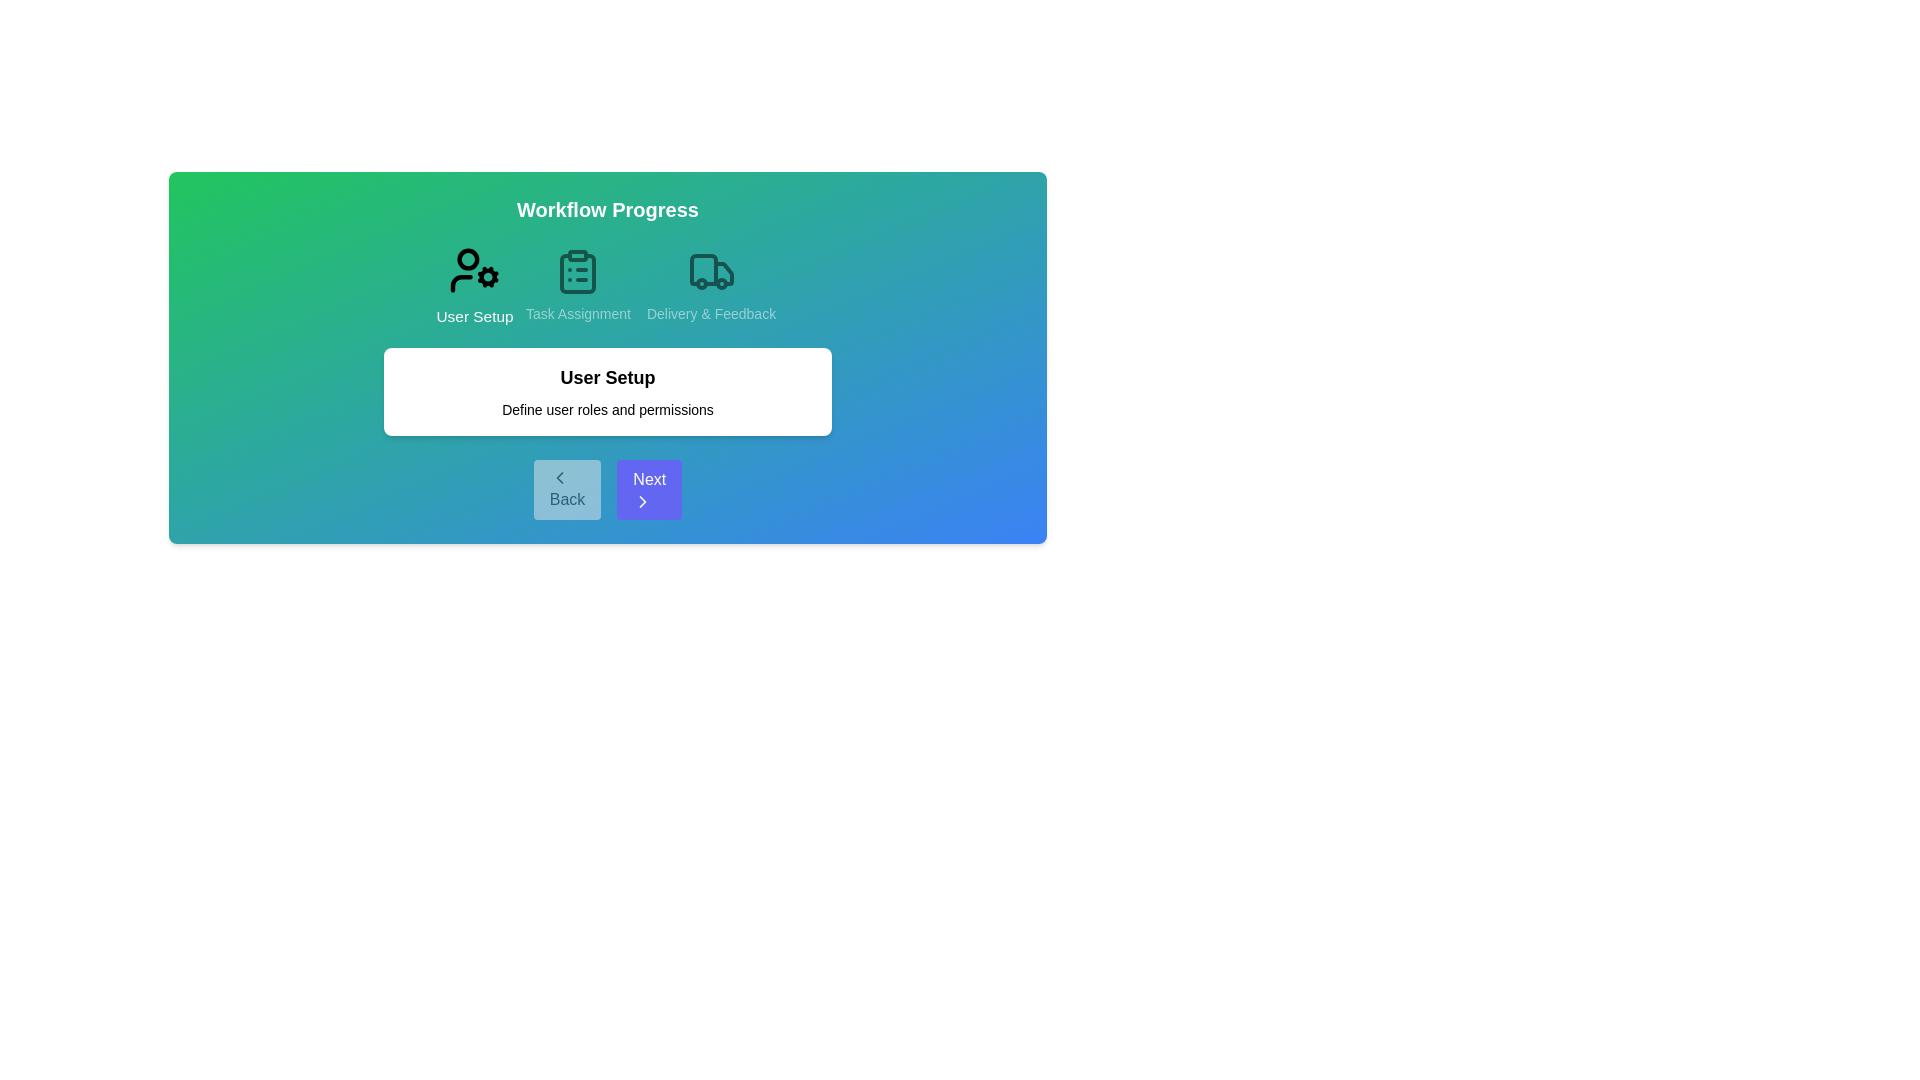  What do you see at coordinates (649, 489) in the screenshot?
I see `the 'Next' button to navigate to the next step in the workflow` at bounding box center [649, 489].